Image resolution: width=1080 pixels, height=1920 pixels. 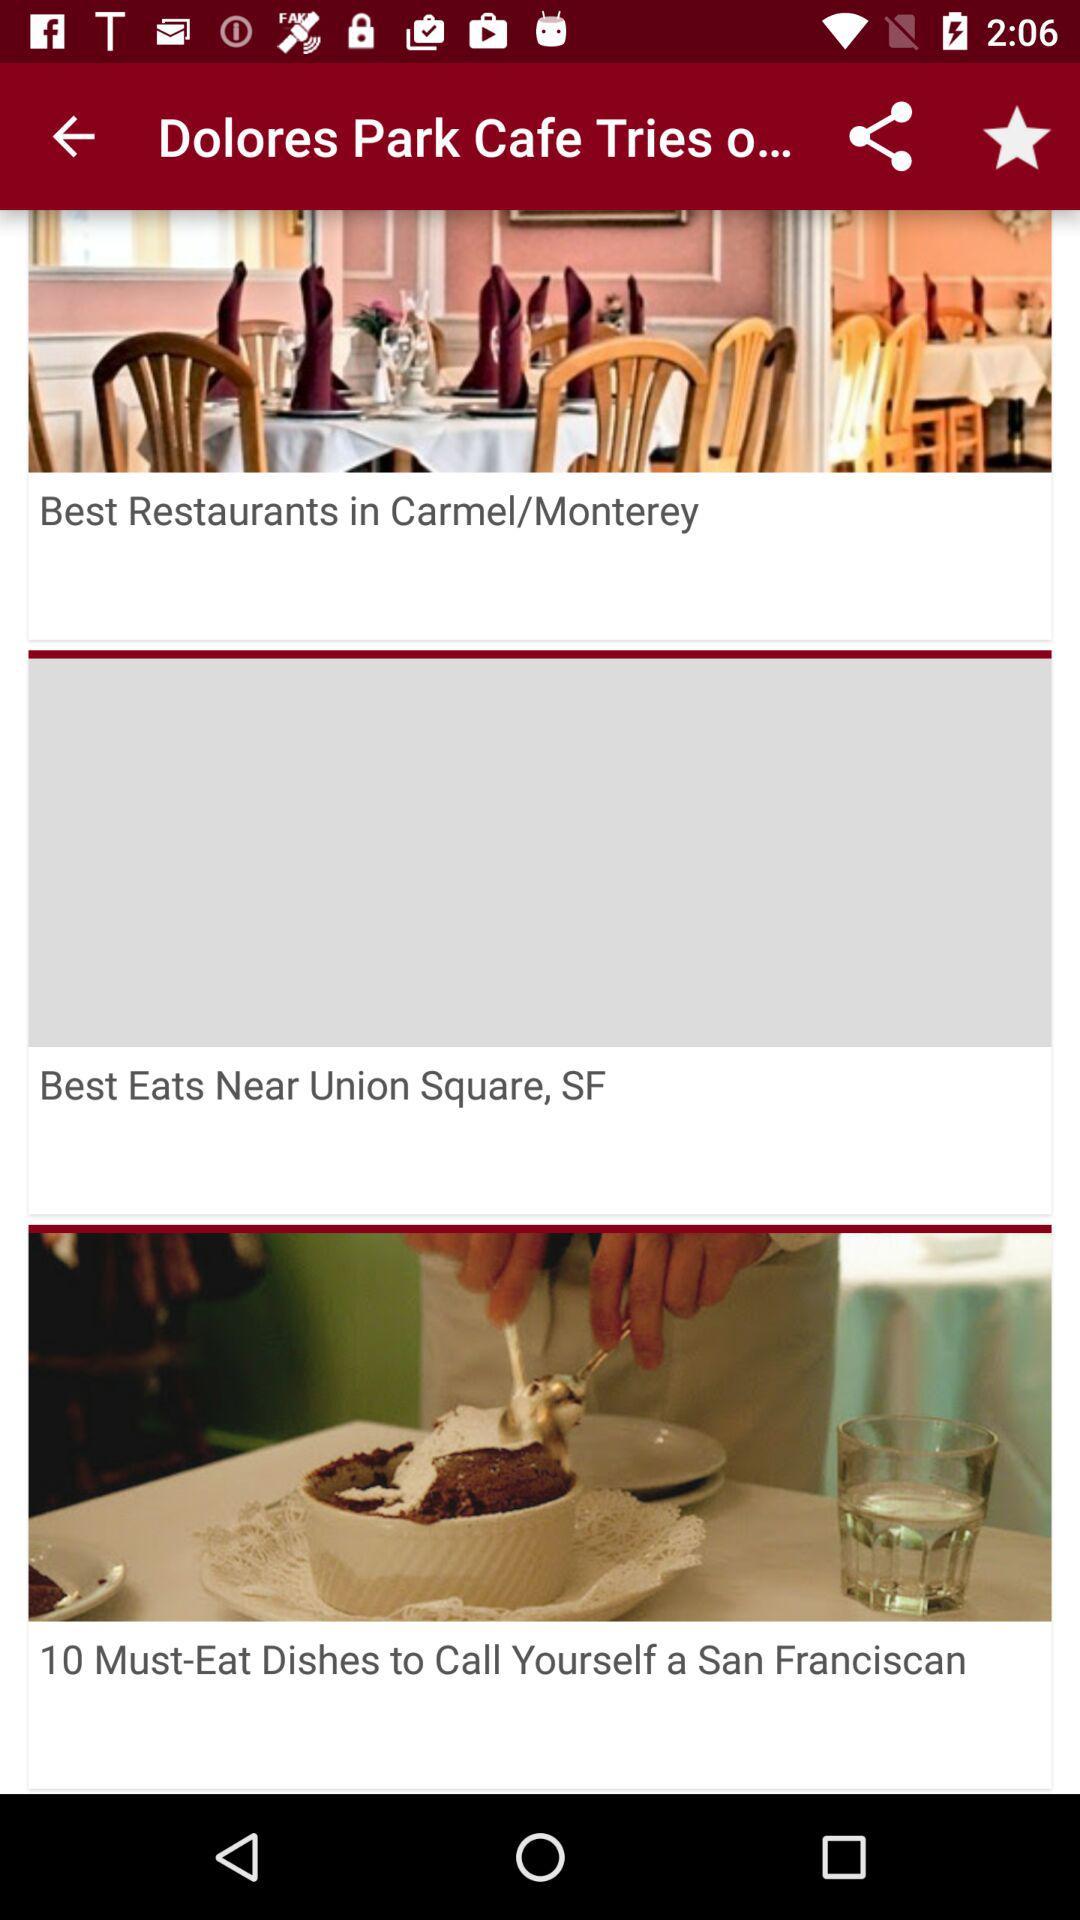 I want to click on item next to dolores park cafe, so click(x=72, y=135).